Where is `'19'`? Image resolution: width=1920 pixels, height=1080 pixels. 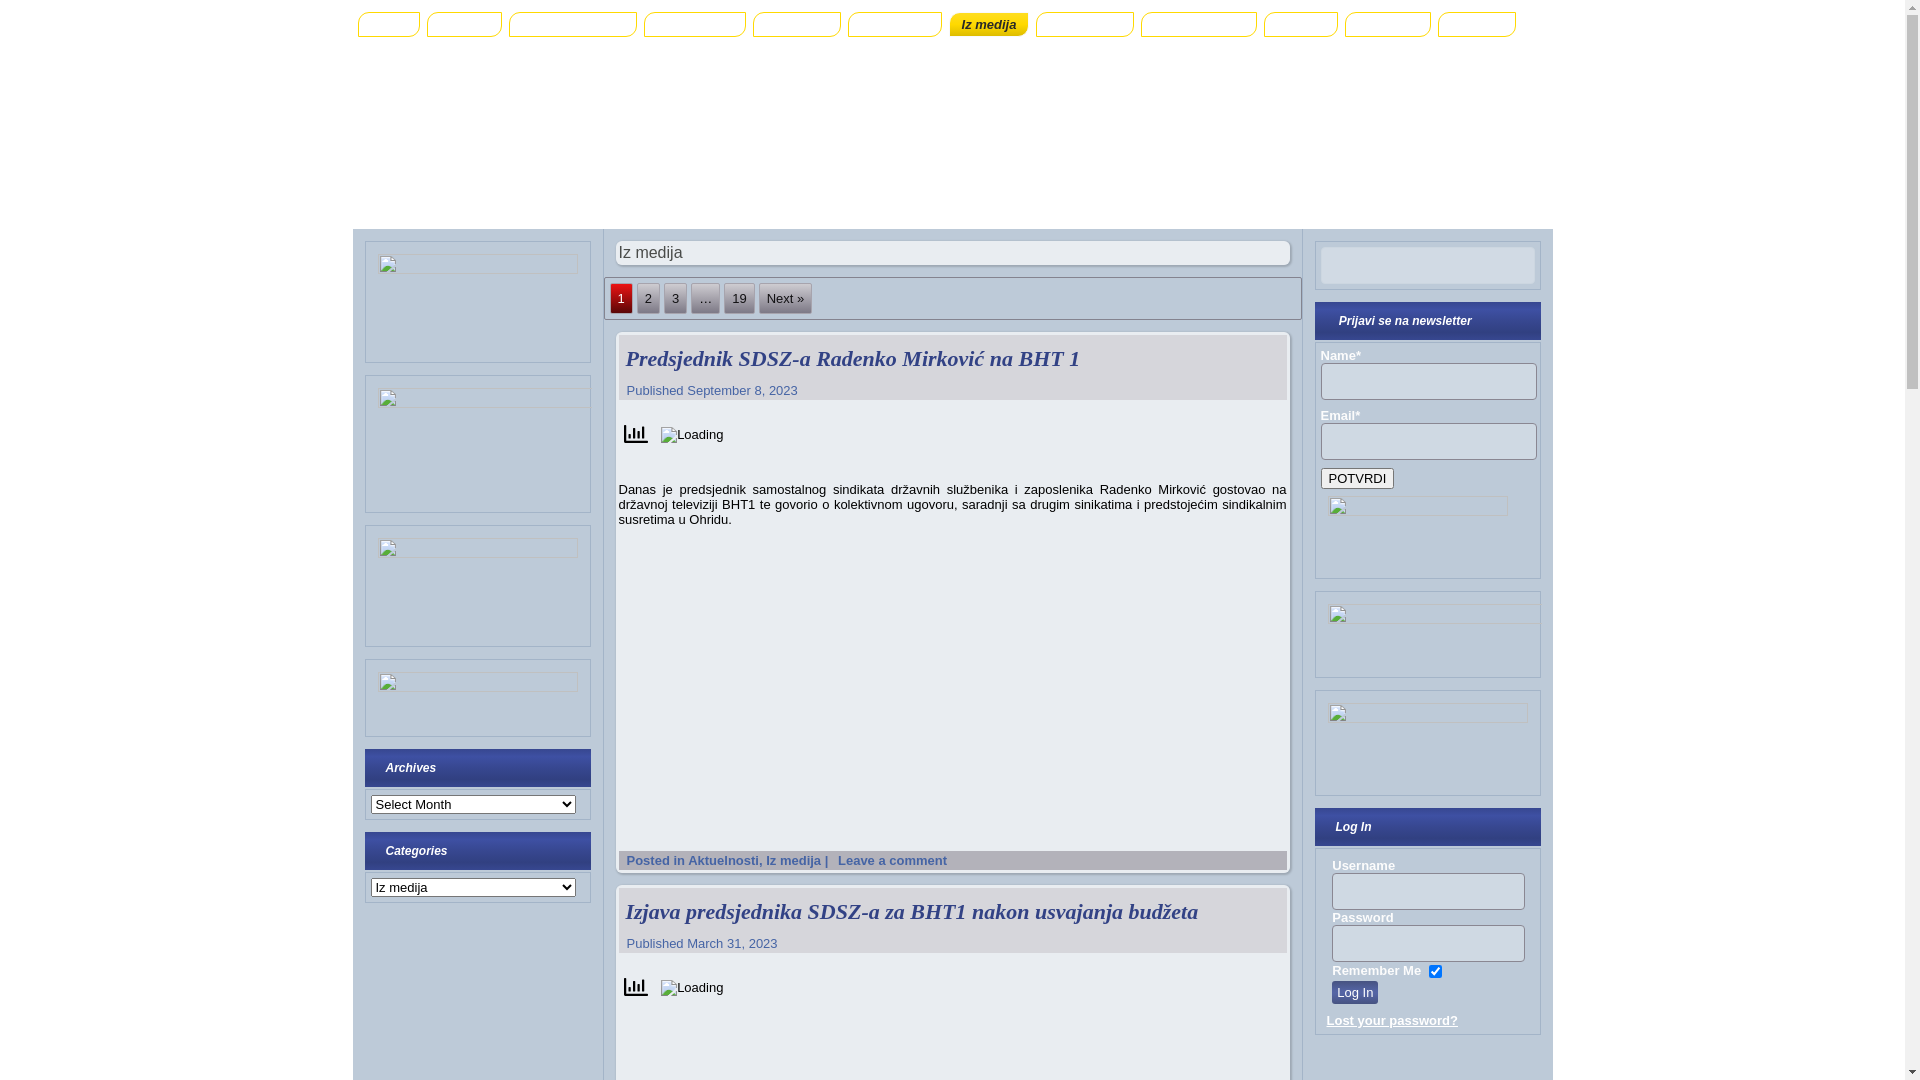 '19' is located at coordinates (738, 298).